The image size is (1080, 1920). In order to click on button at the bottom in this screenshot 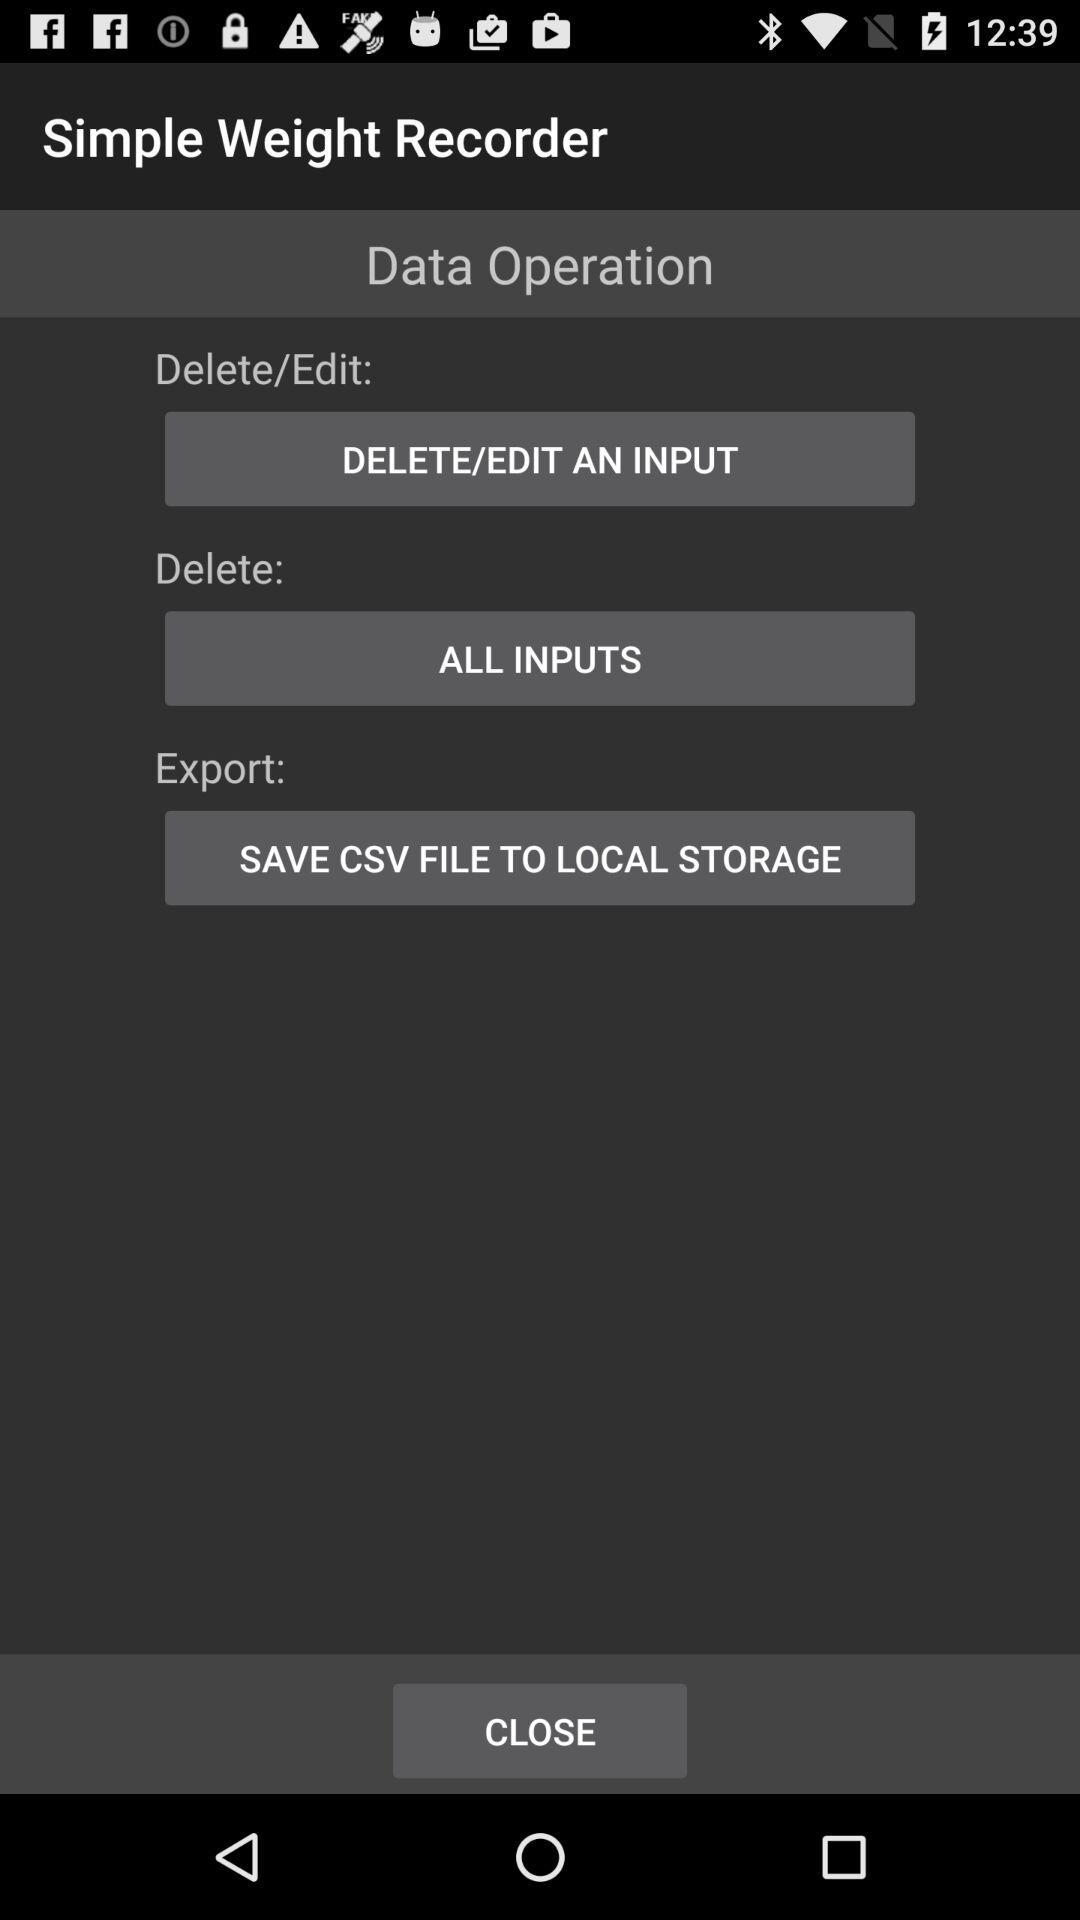, I will do `click(540, 1730)`.